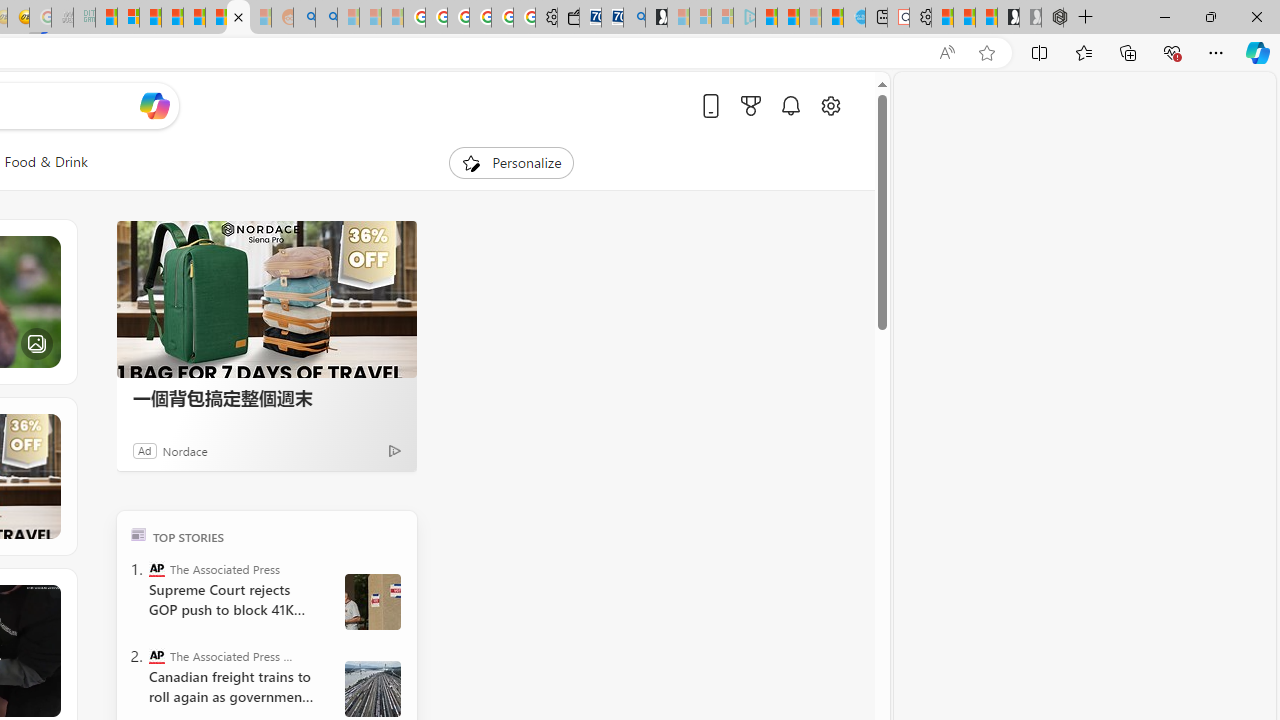  I want to click on 'Notifications', so click(790, 105).